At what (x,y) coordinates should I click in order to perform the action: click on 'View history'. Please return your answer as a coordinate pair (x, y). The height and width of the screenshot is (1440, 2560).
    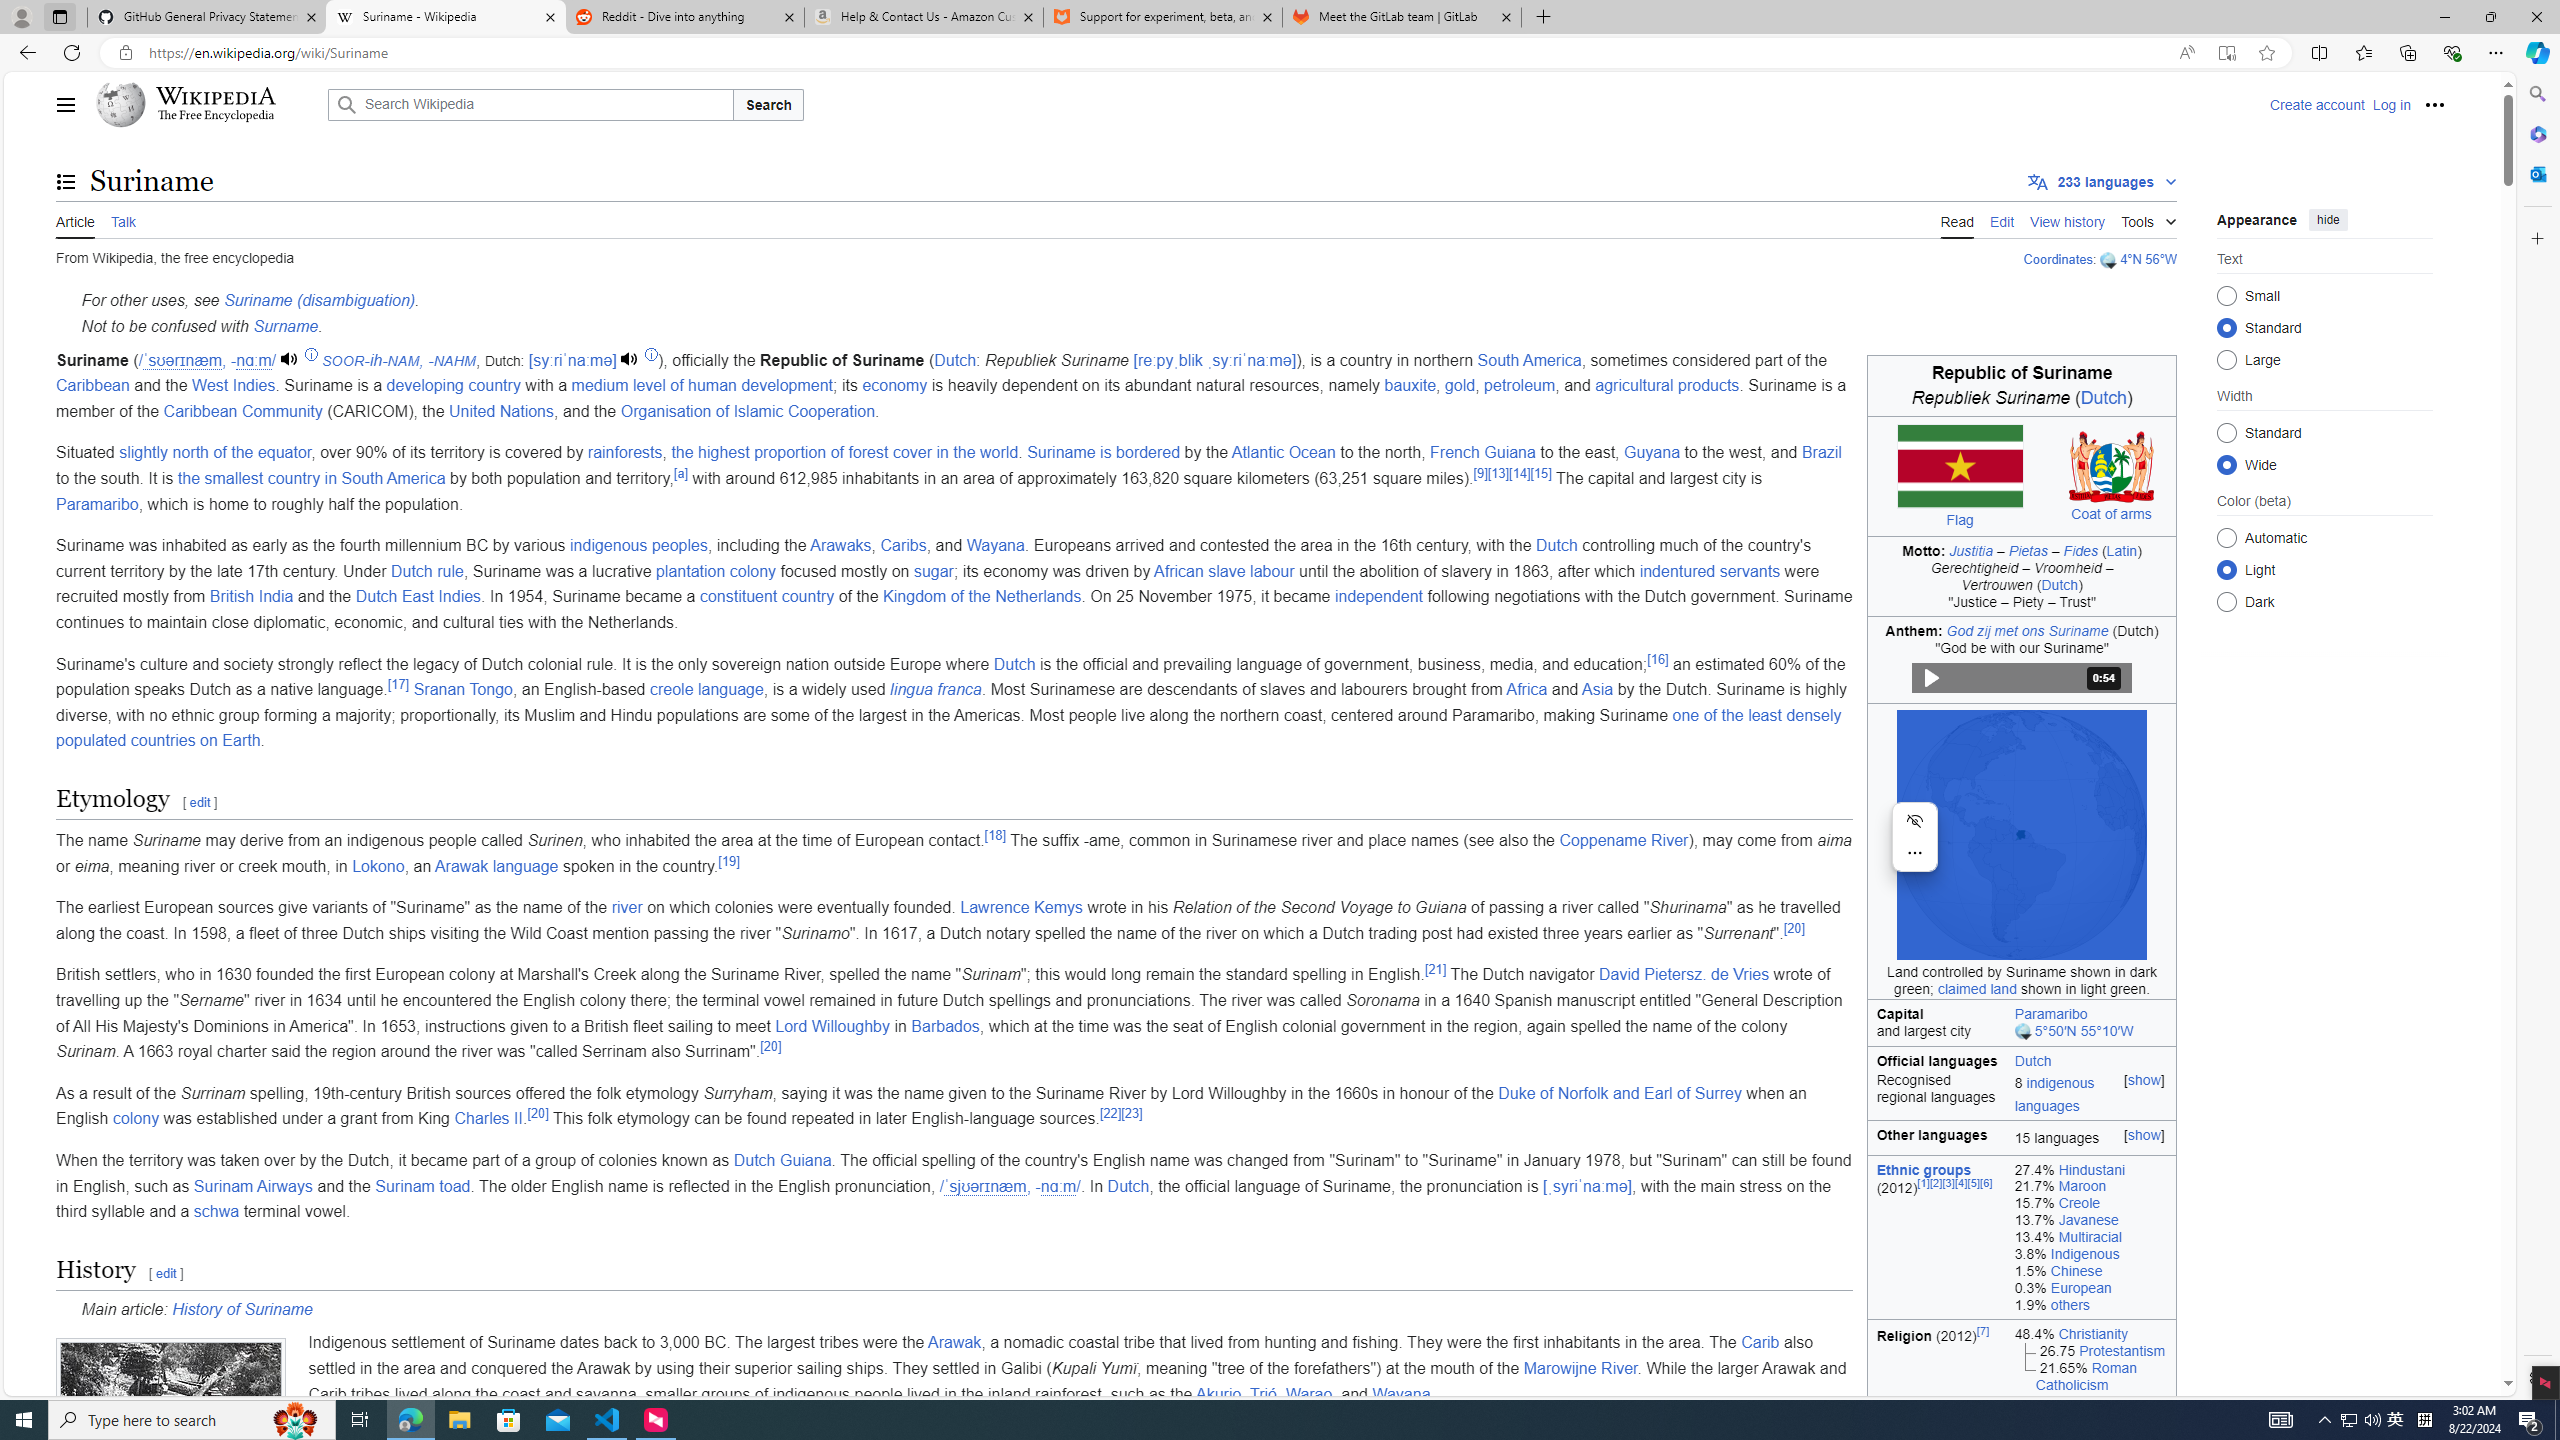
    Looking at the image, I should click on (2067, 218).